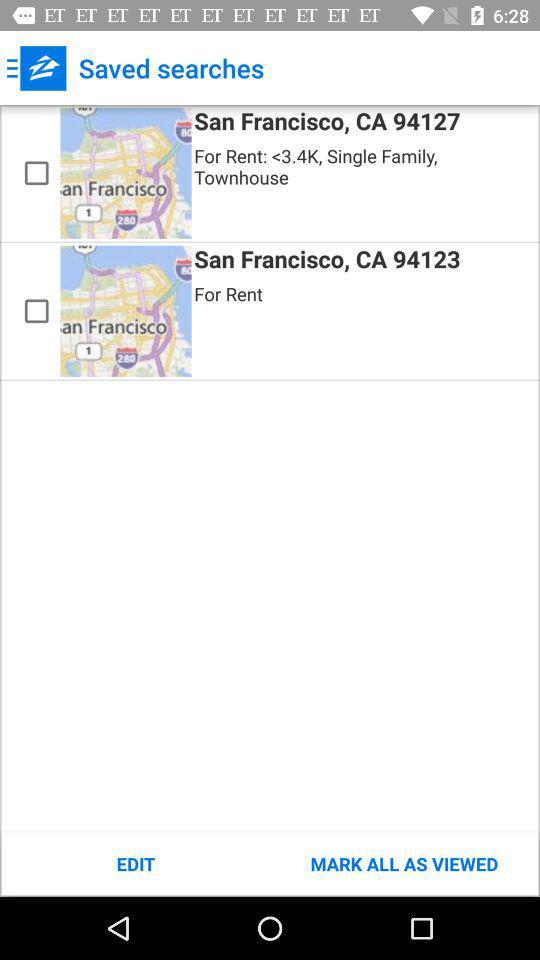  Describe the element at coordinates (36, 311) in the screenshot. I see `san francisco` at that location.